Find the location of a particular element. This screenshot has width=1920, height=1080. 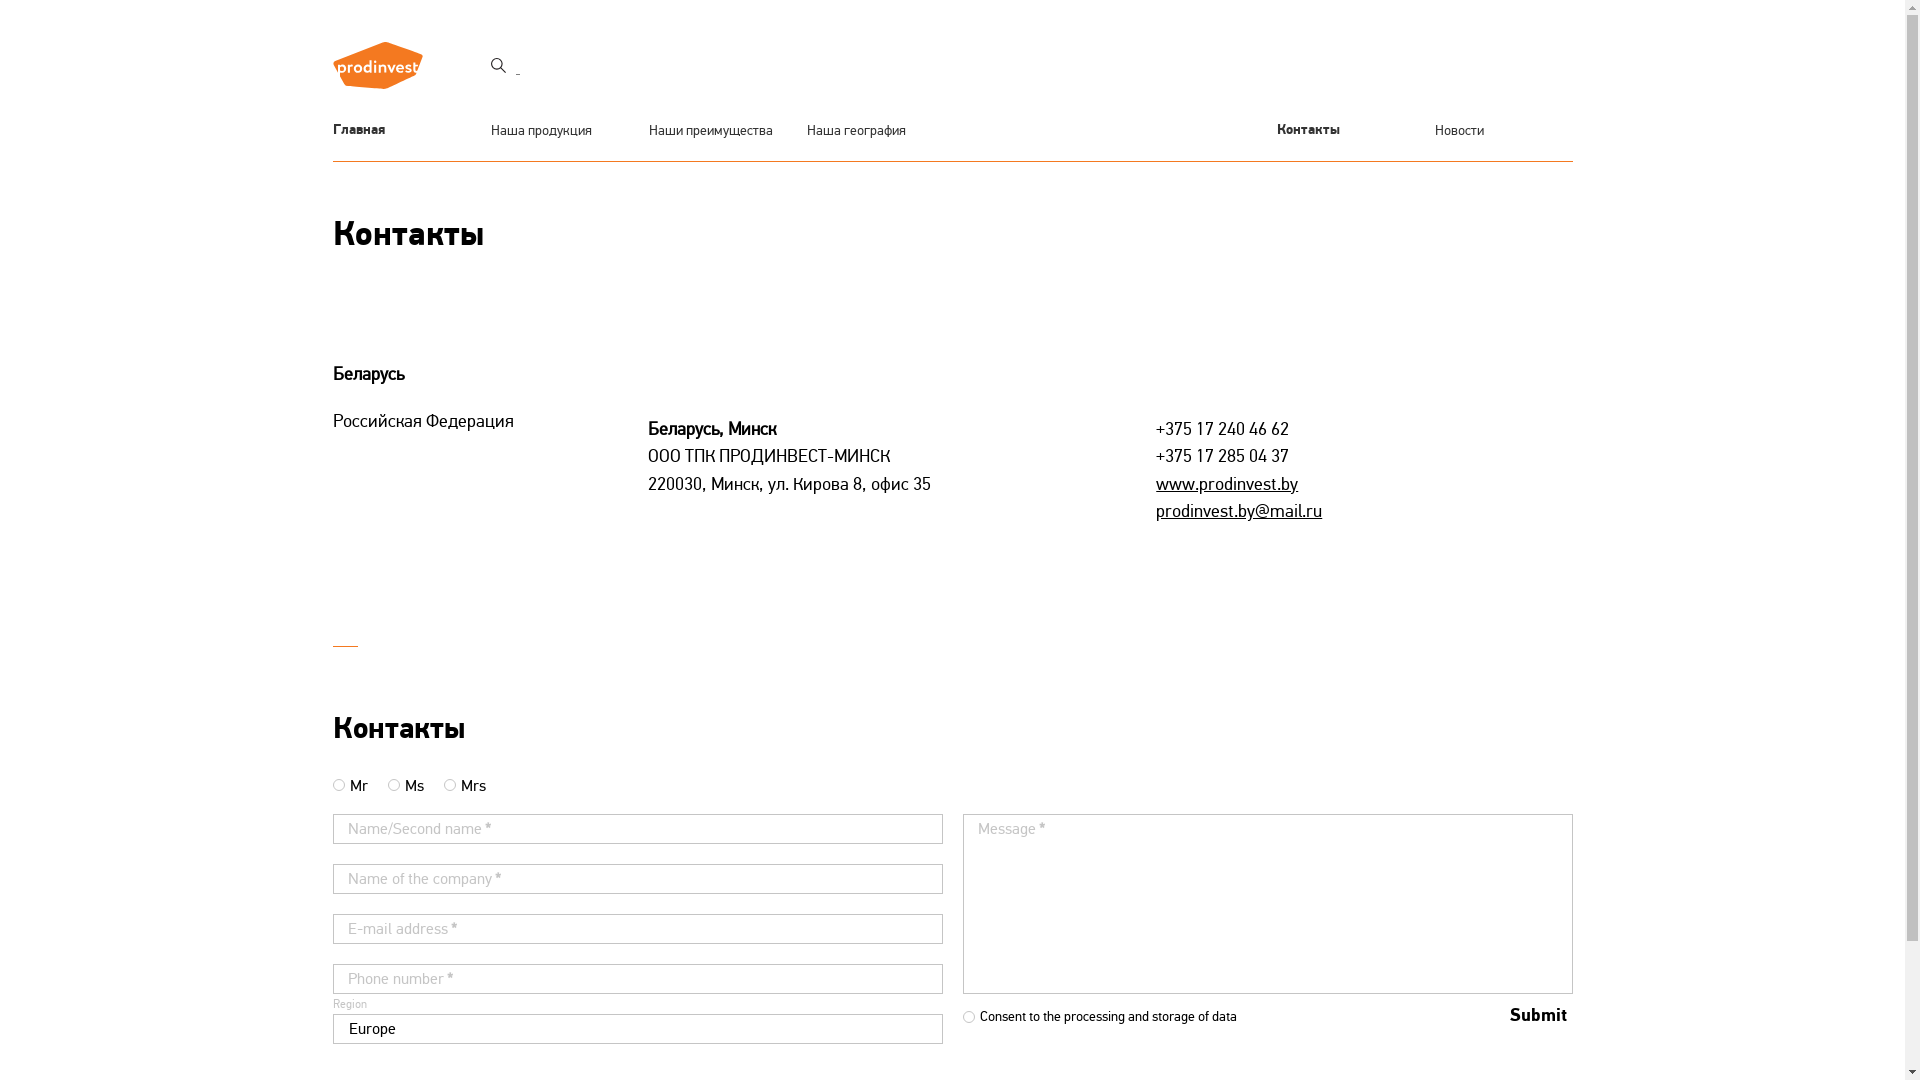

'Submit' is located at coordinates (1537, 1015).